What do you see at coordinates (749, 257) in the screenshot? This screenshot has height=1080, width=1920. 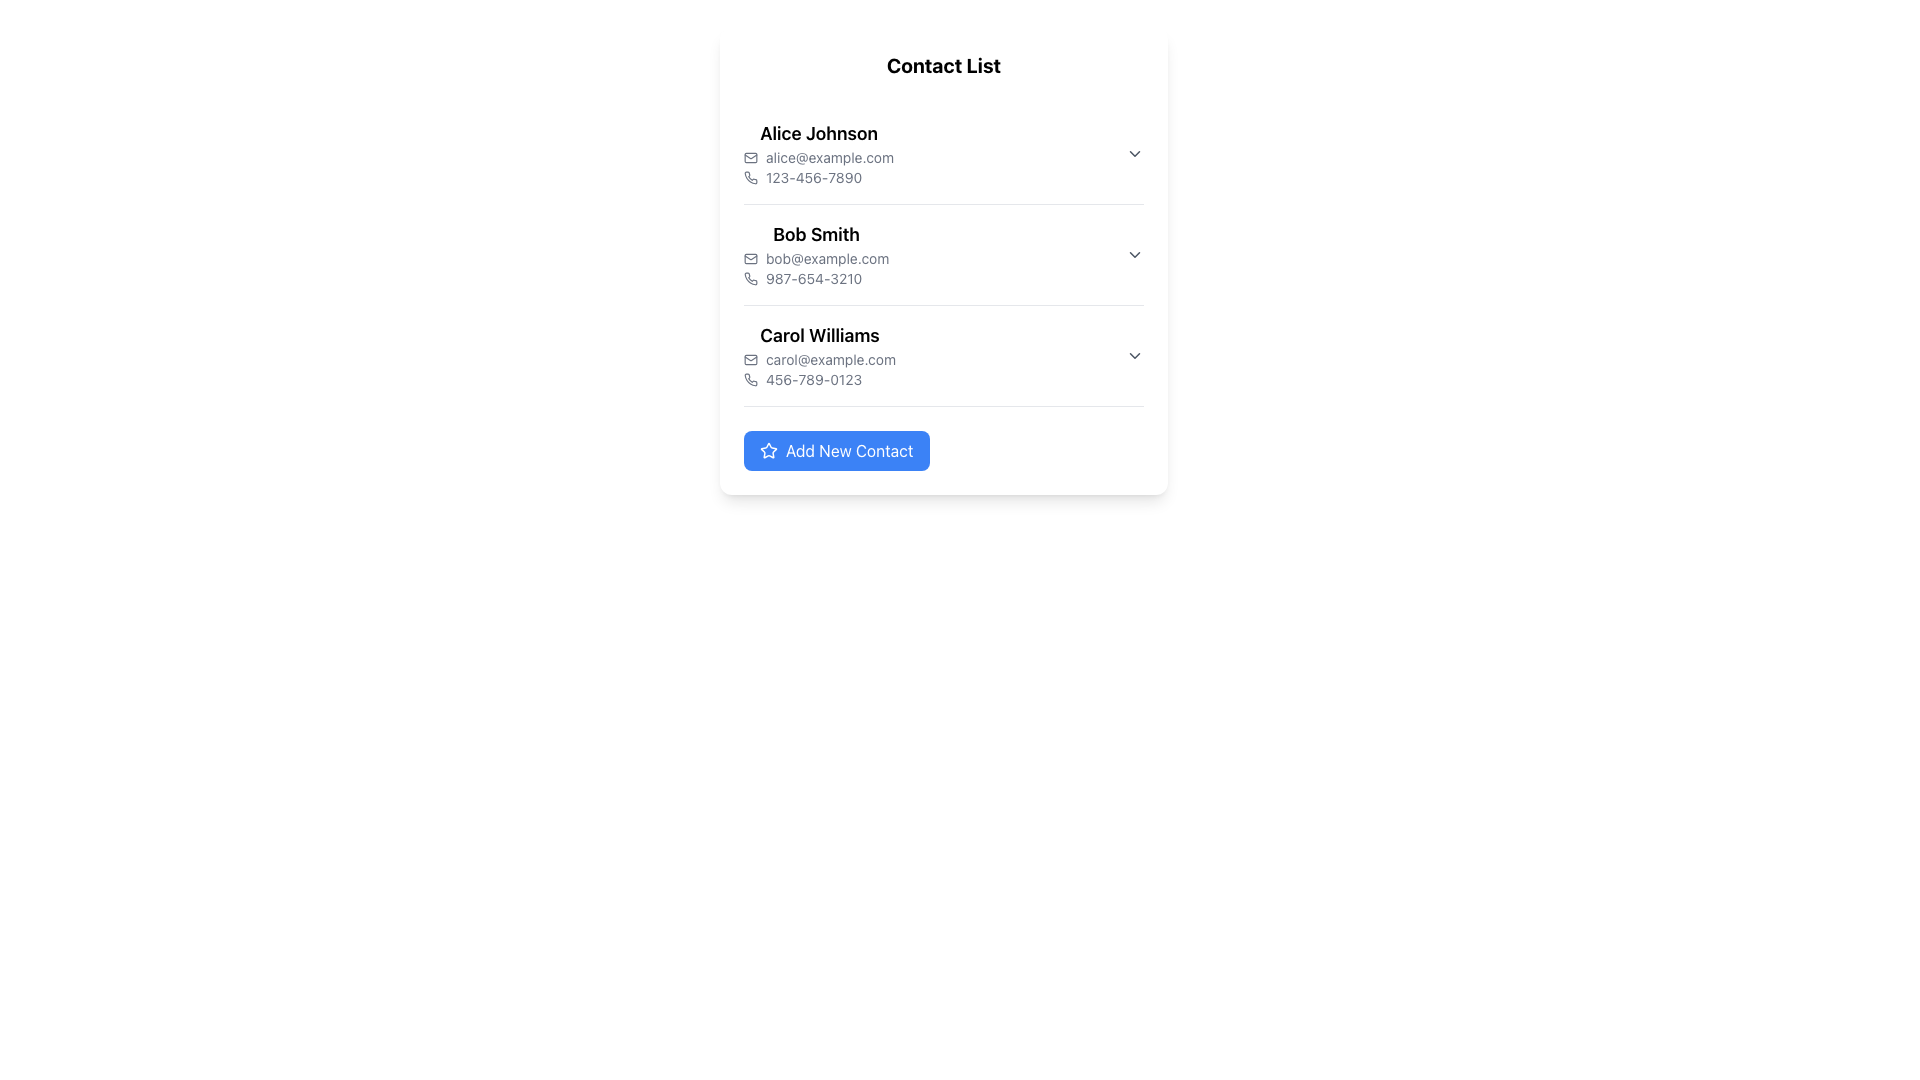 I see `the rectangular icon element representing the email icon associated with the contact 'Bob Smith' in the contact list` at bounding box center [749, 257].